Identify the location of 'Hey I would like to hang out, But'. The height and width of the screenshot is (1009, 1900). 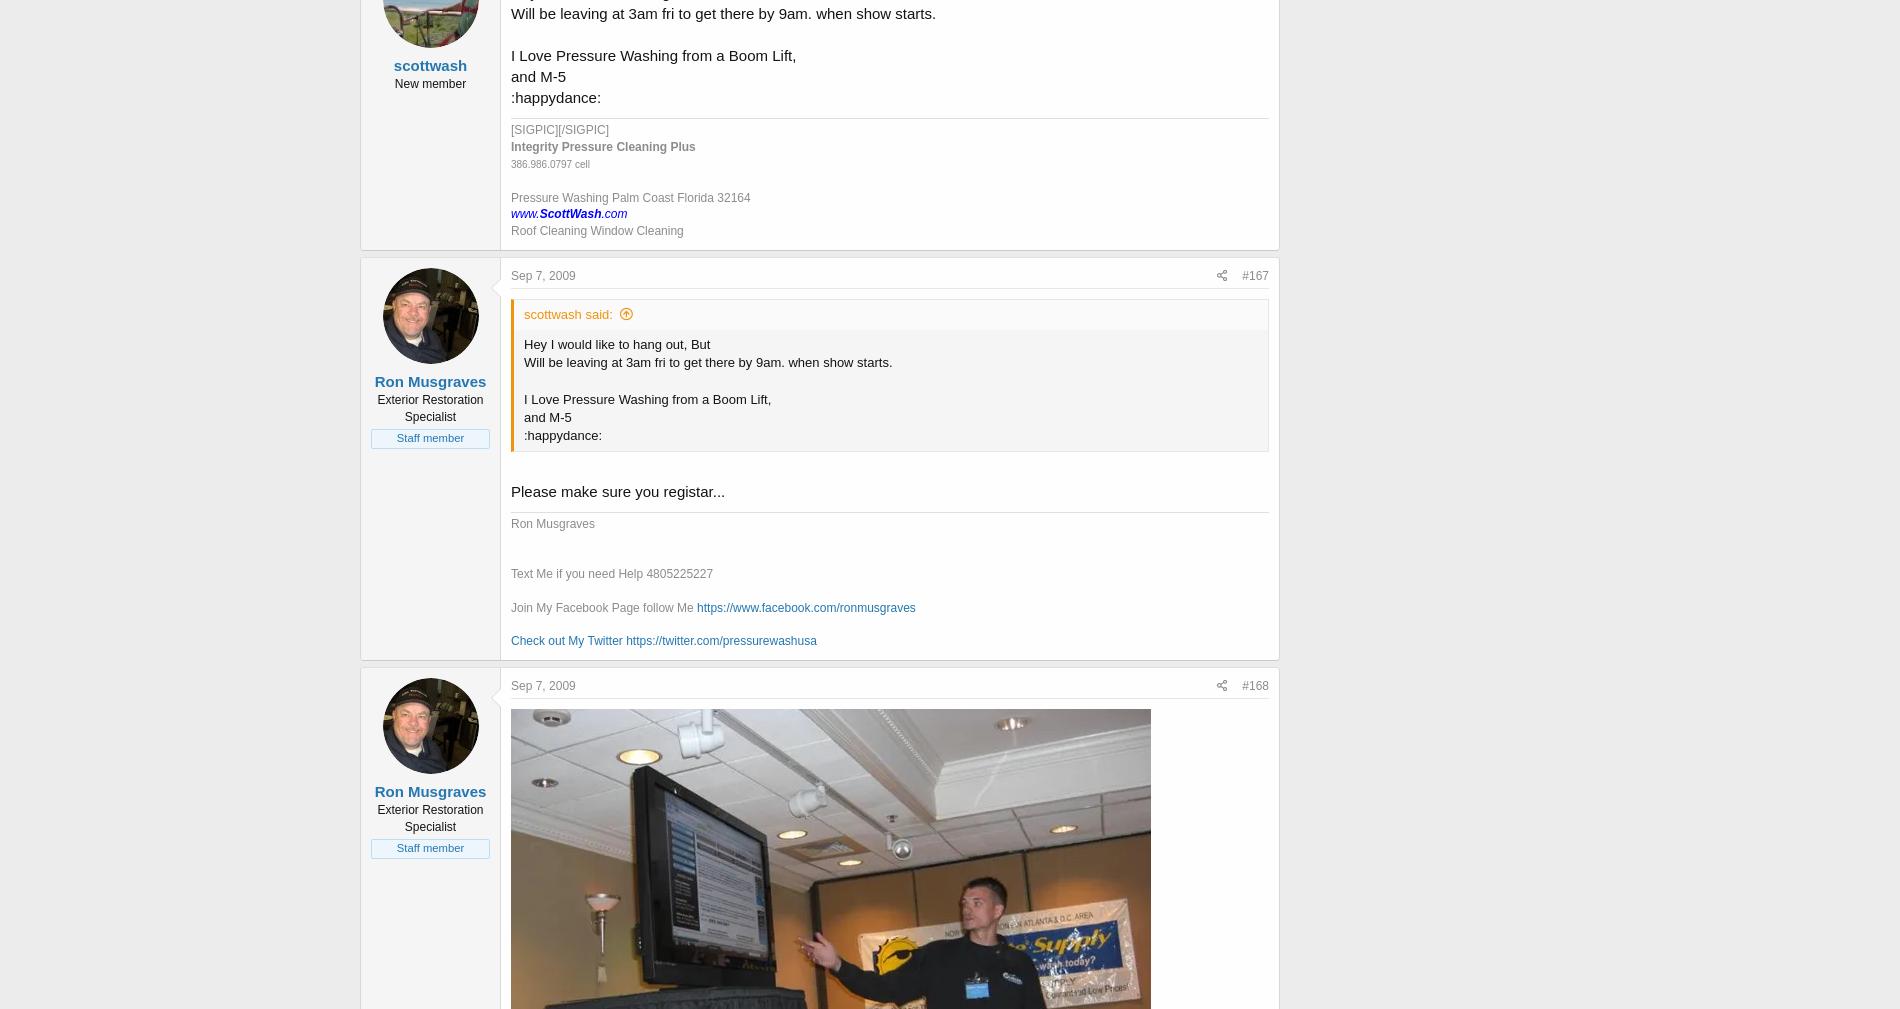
(616, 342).